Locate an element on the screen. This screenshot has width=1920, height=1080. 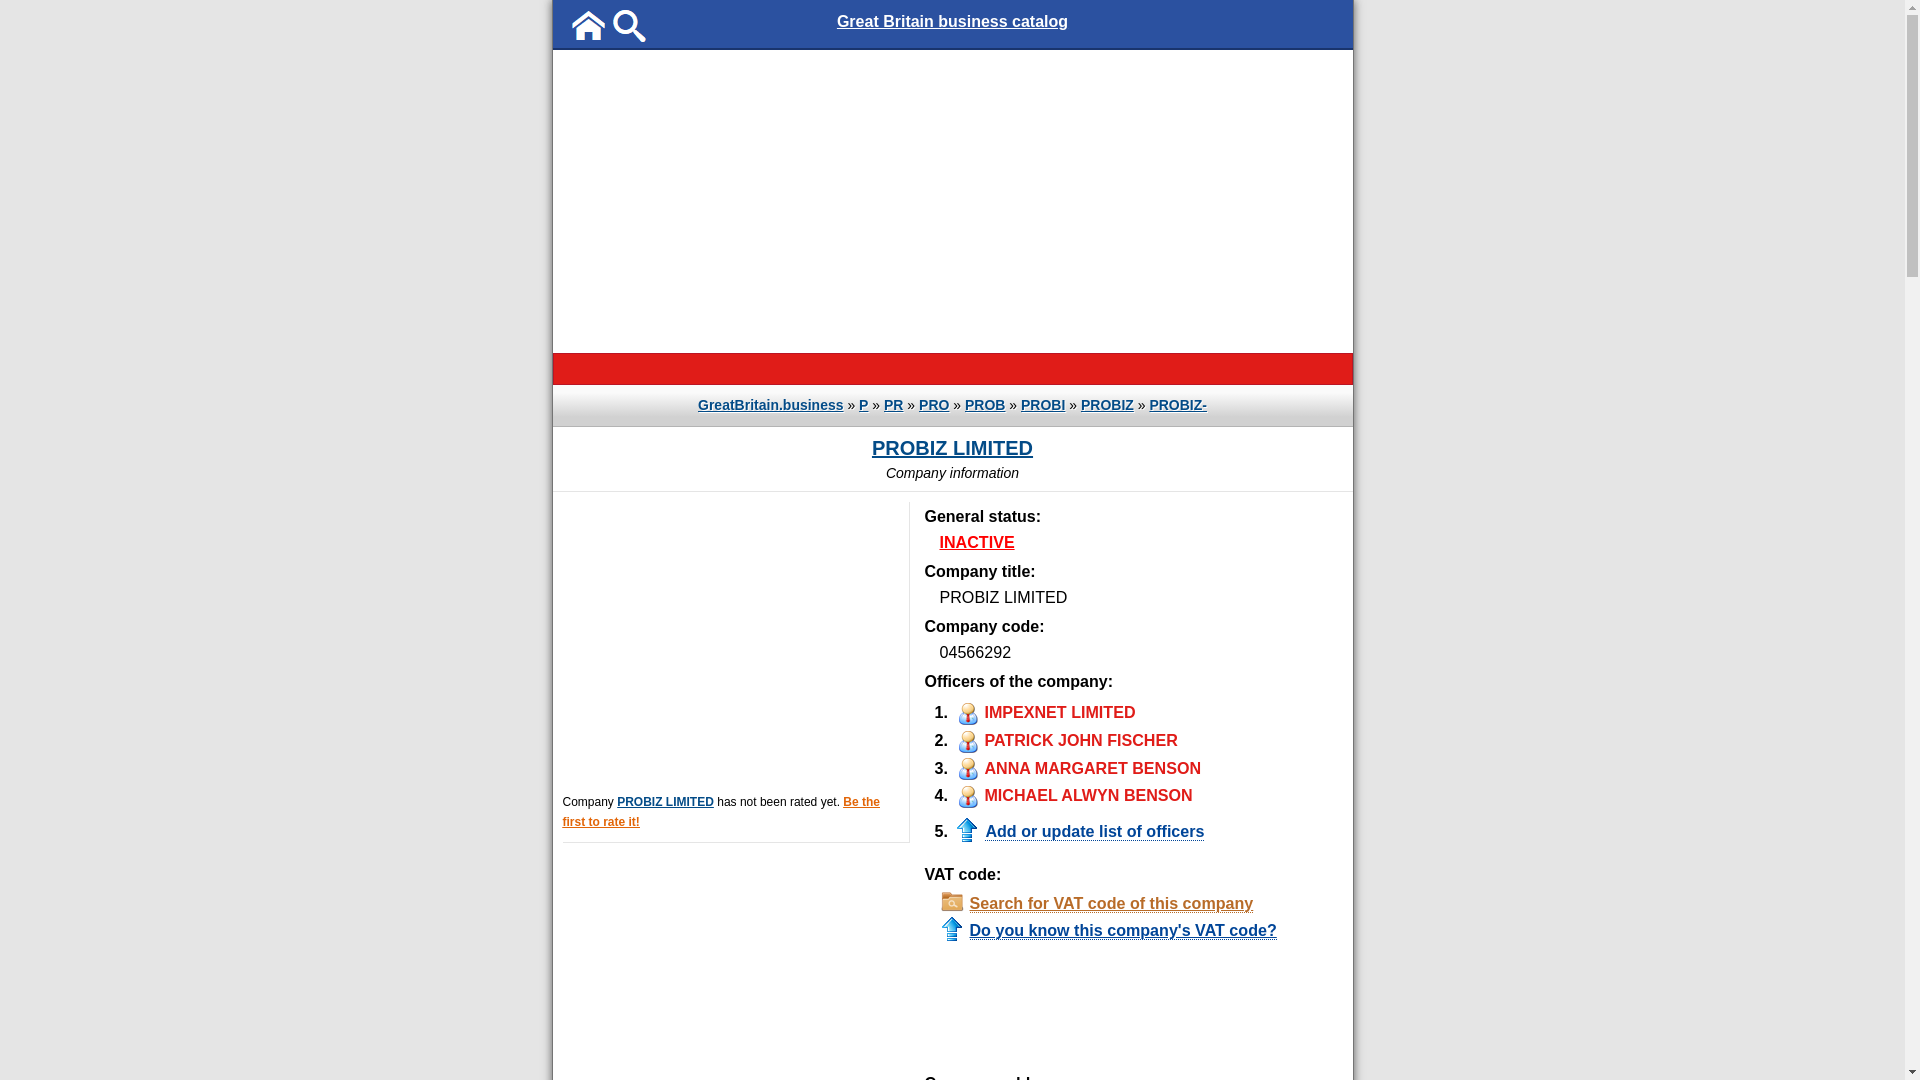
'More info about MICHAEL ALWYN BENSONMICHAEL ALWYN BENSON' is located at coordinates (1070, 793).